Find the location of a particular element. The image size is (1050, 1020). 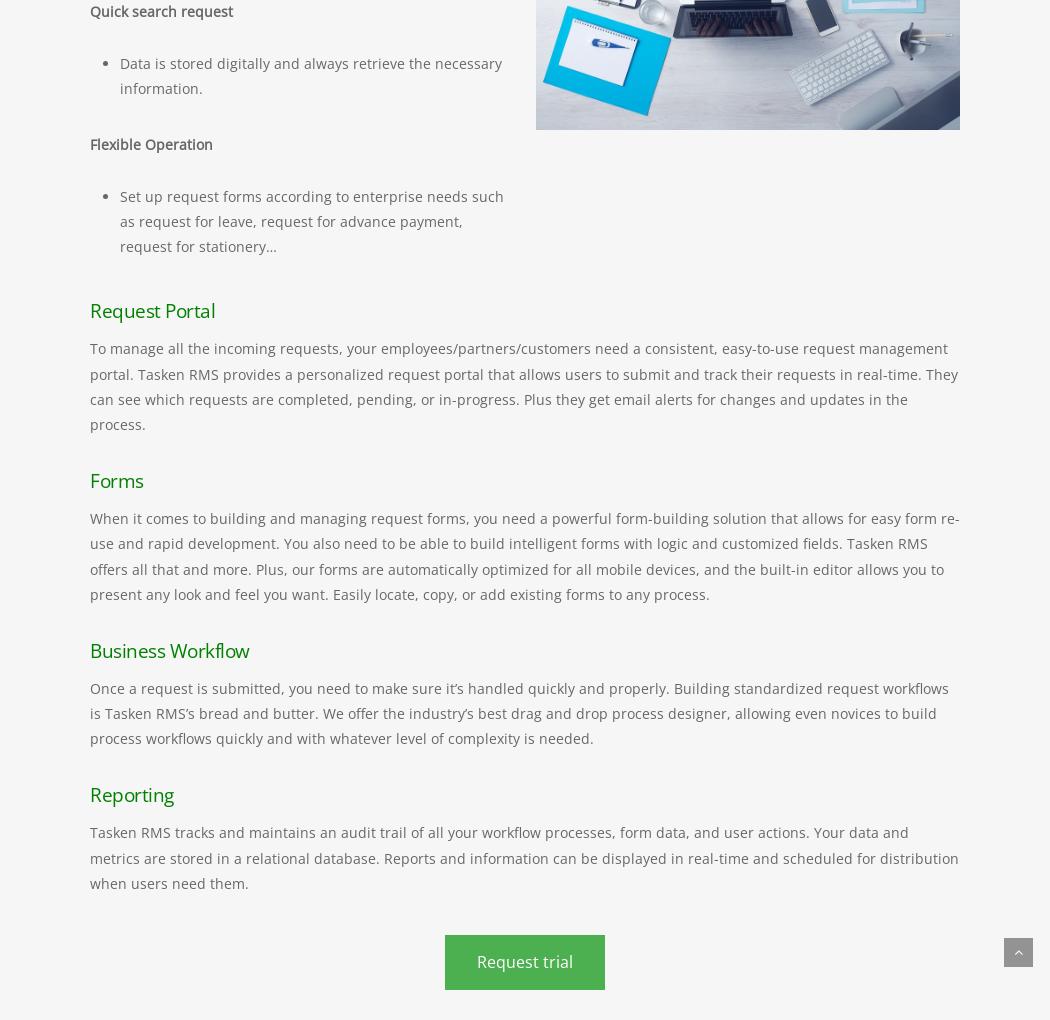

'Once a request is submitted, you need to make sure it’s handled quickly and properly. Building standardized request workflows is Tasken RMS’s bread and butter. We offer the industry’s best drag and drop process designer, allowing even novices to build process workflows quickly and with whatever level of complexity is needed.' is located at coordinates (518, 711).